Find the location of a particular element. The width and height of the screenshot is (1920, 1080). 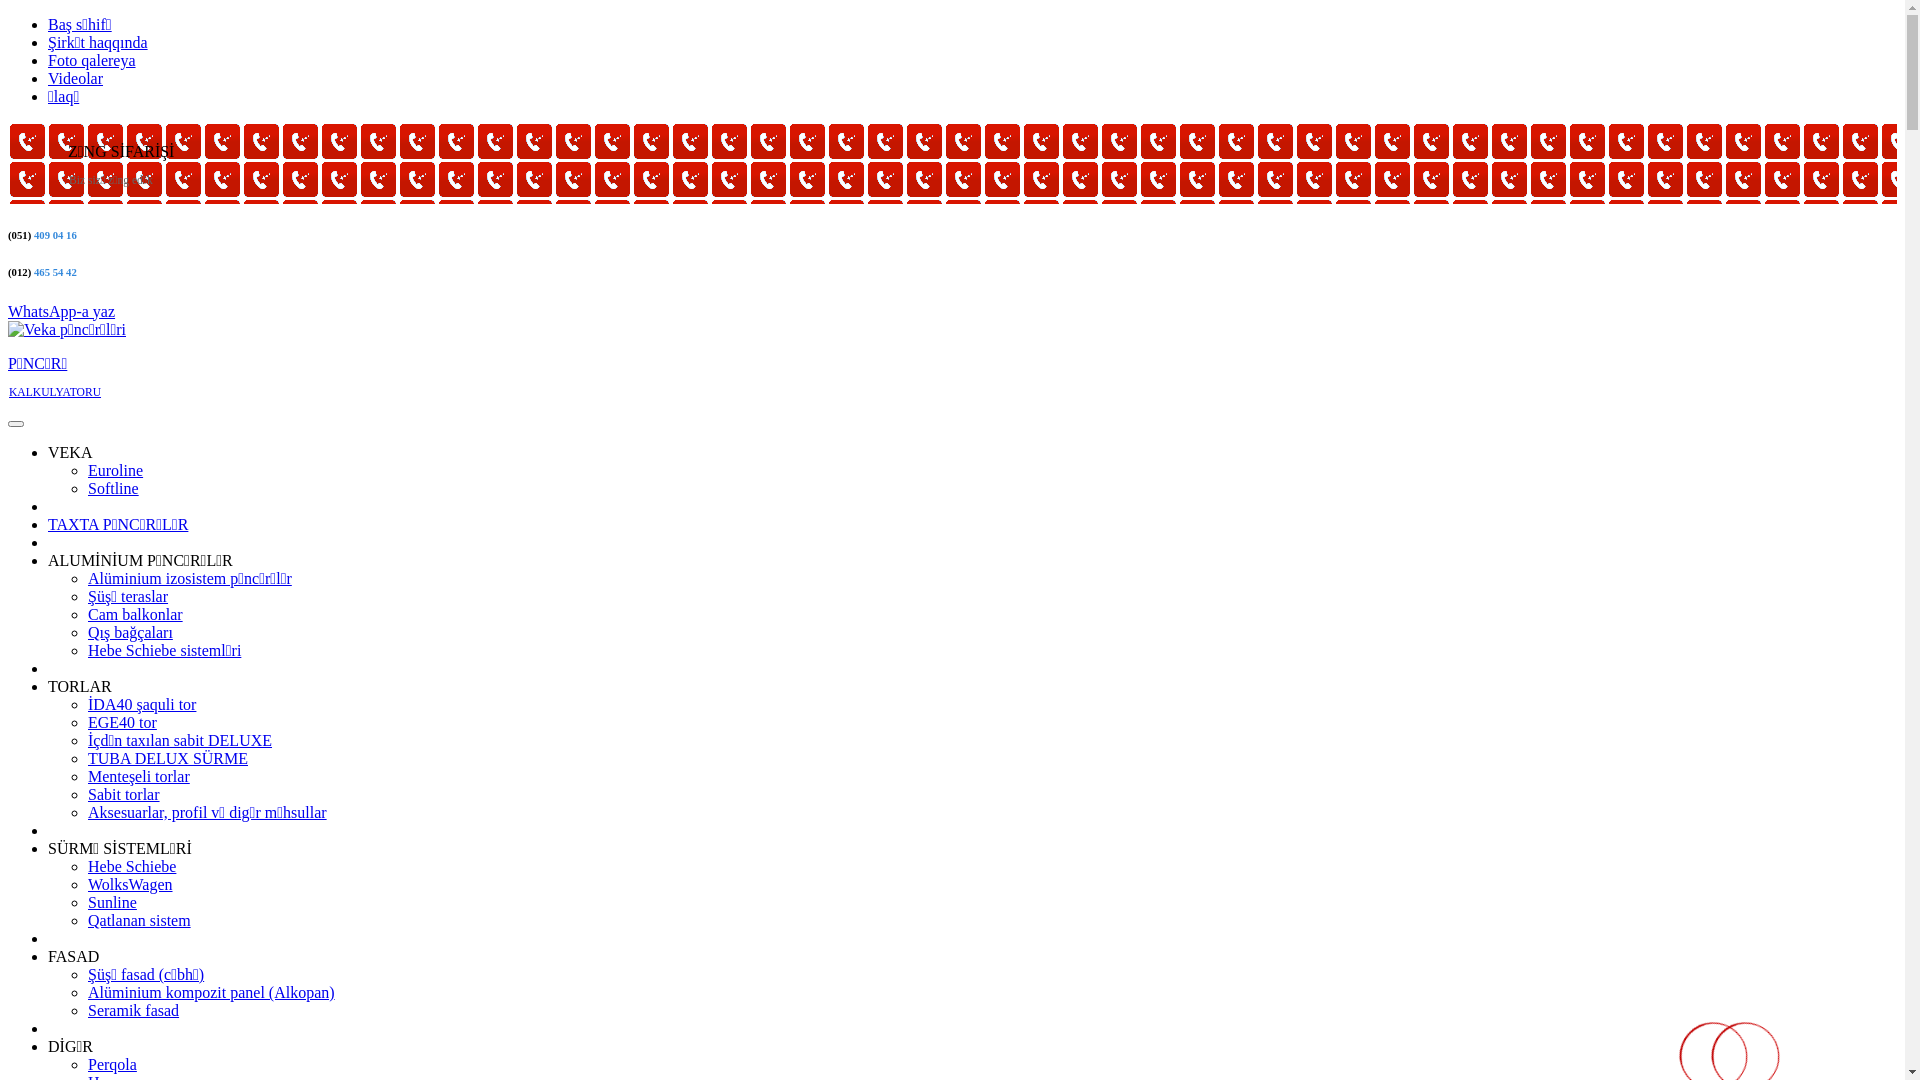

'Sunline' is located at coordinates (111, 902).